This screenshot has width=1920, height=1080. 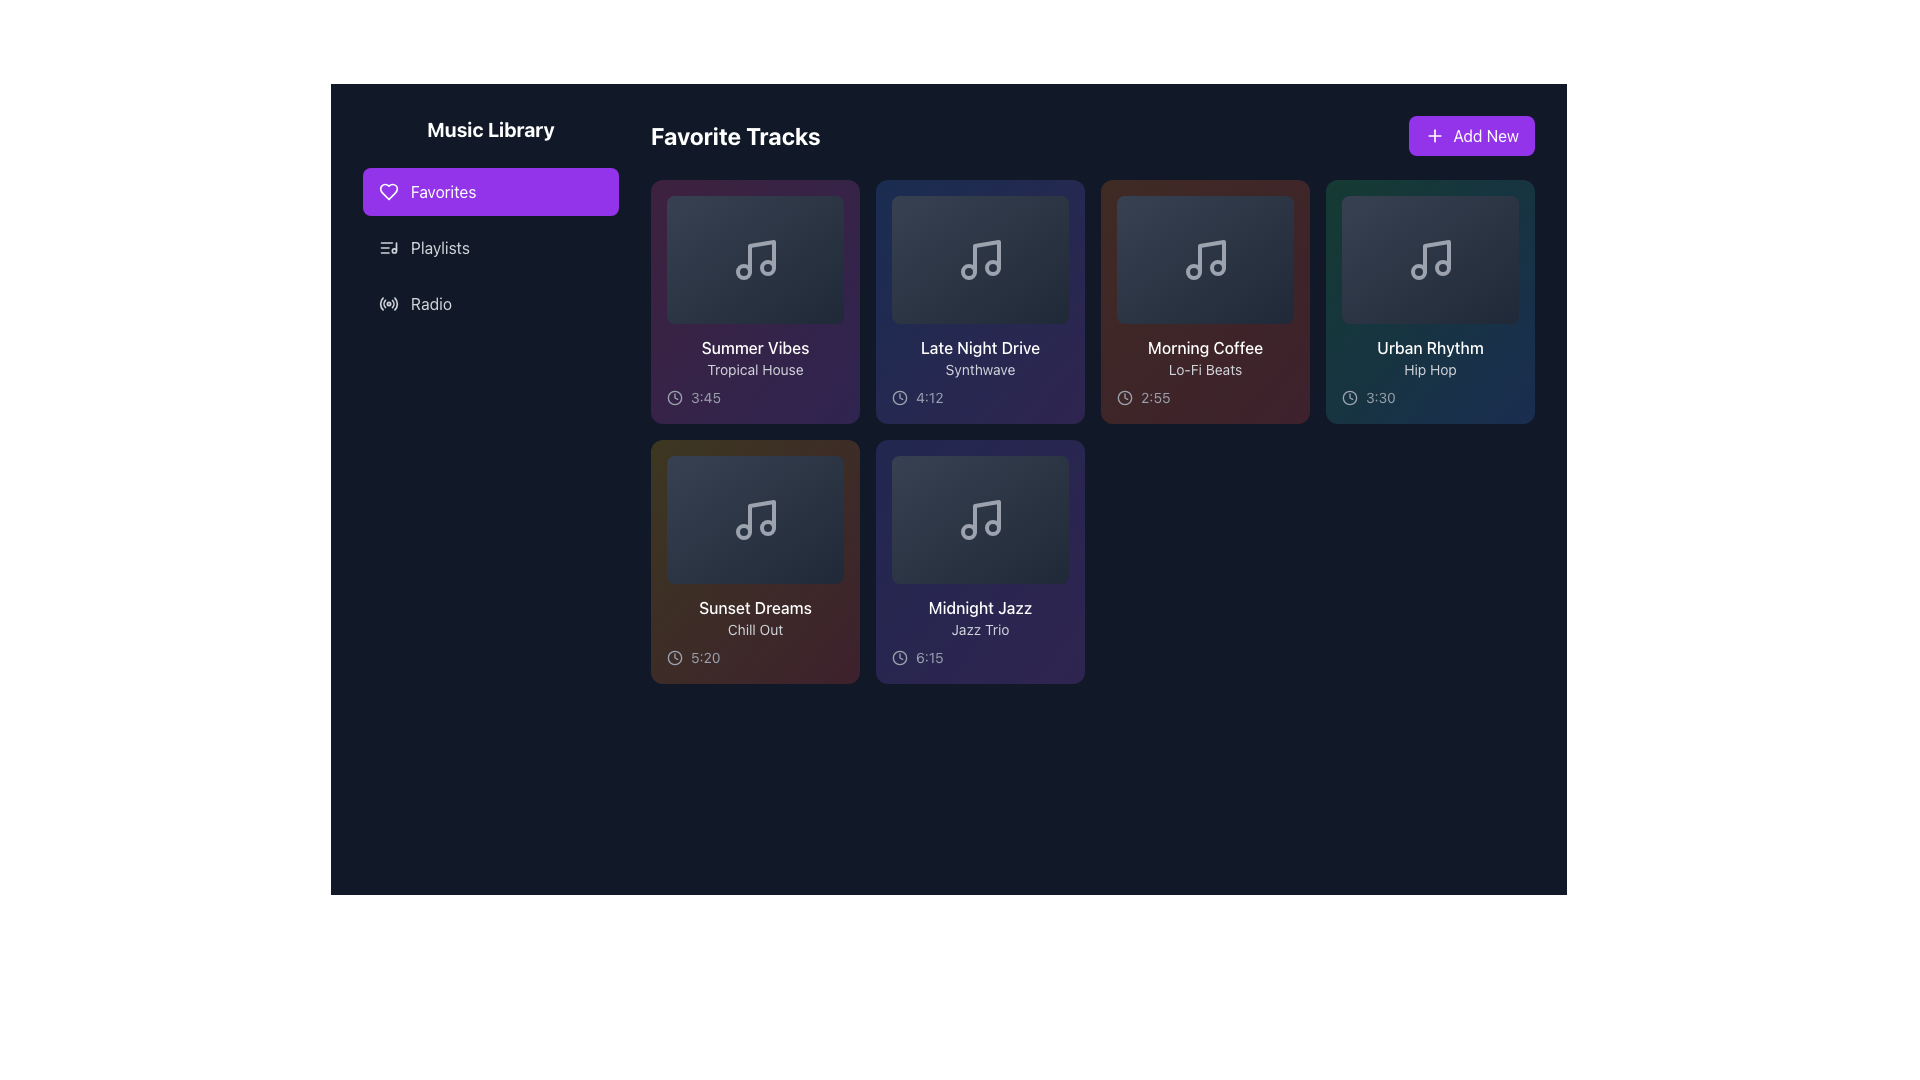 I want to click on the 'Playlists' text label in the sidebar navigation, which is the second item below 'Favorites' and above 'Radio', so click(x=439, y=246).